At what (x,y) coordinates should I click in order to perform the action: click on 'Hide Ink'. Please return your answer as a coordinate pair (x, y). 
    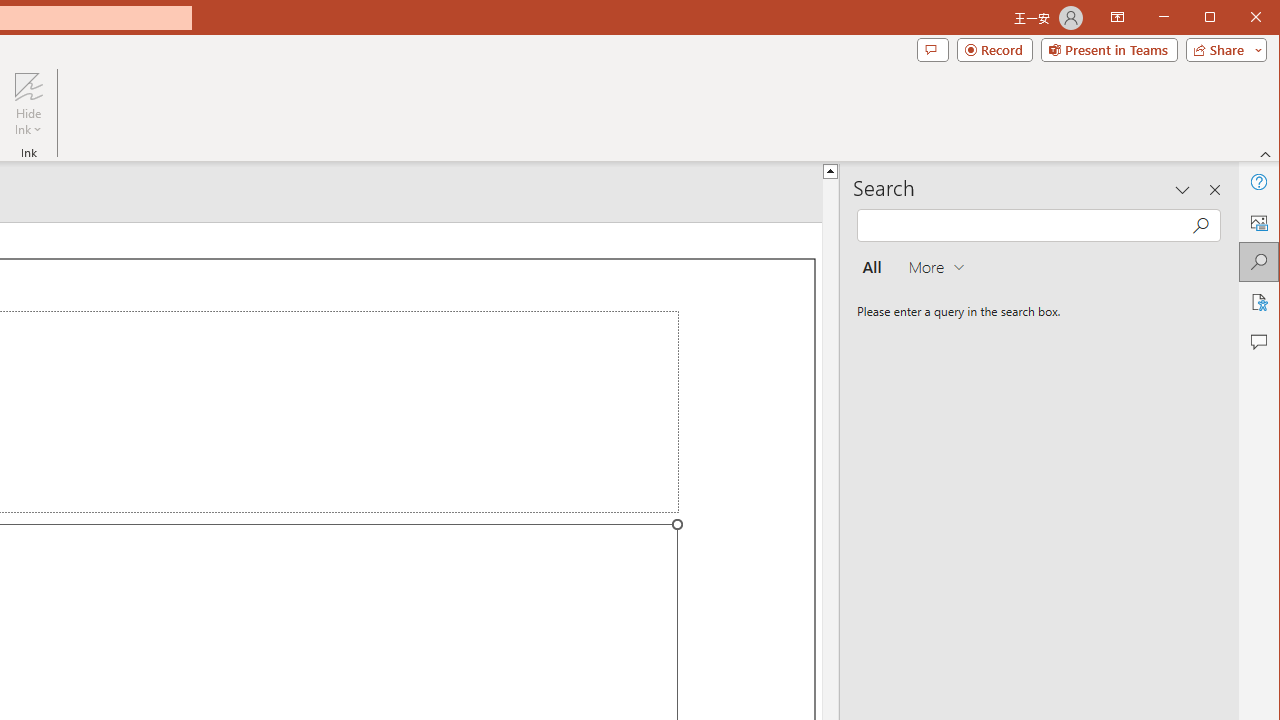
    Looking at the image, I should click on (28, 104).